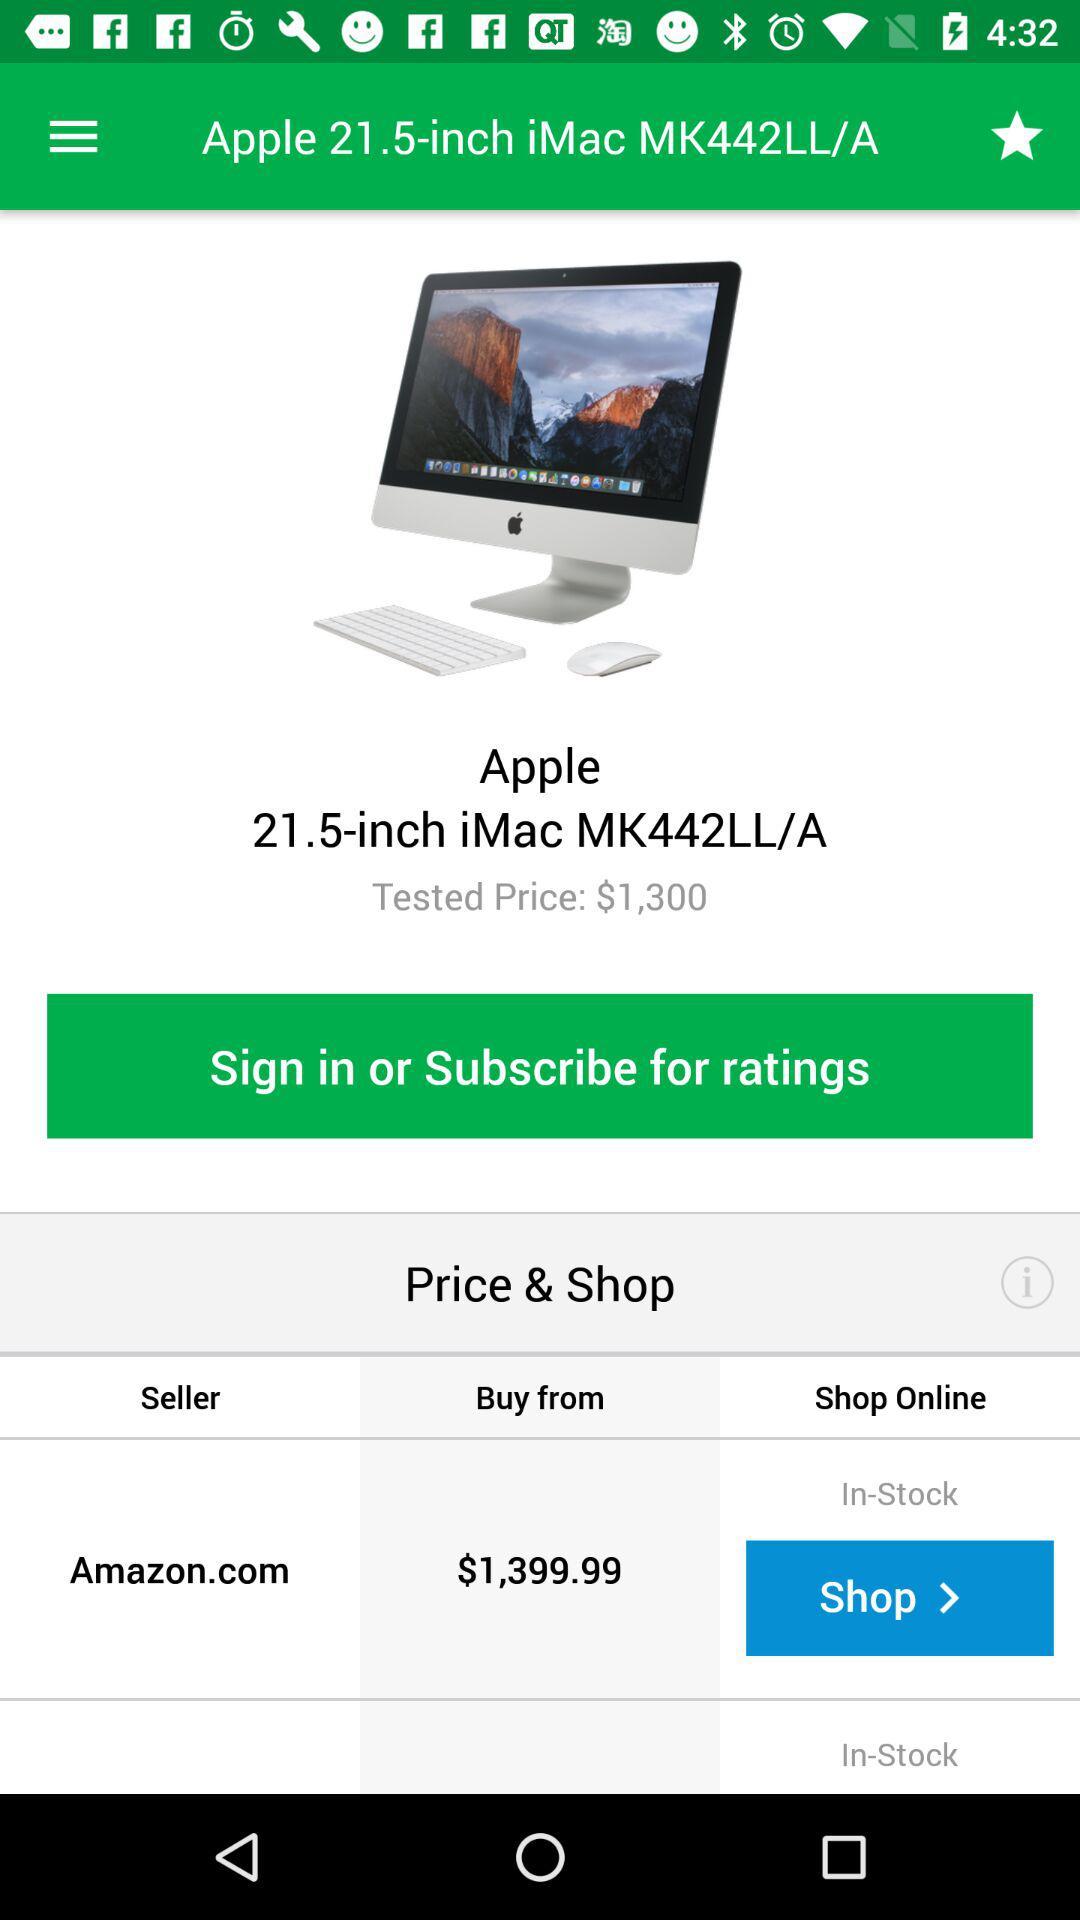 The height and width of the screenshot is (1920, 1080). Describe the element at coordinates (72, 135) in the screenshot. I see `icon next to the apple 21 5 icon` at that location.